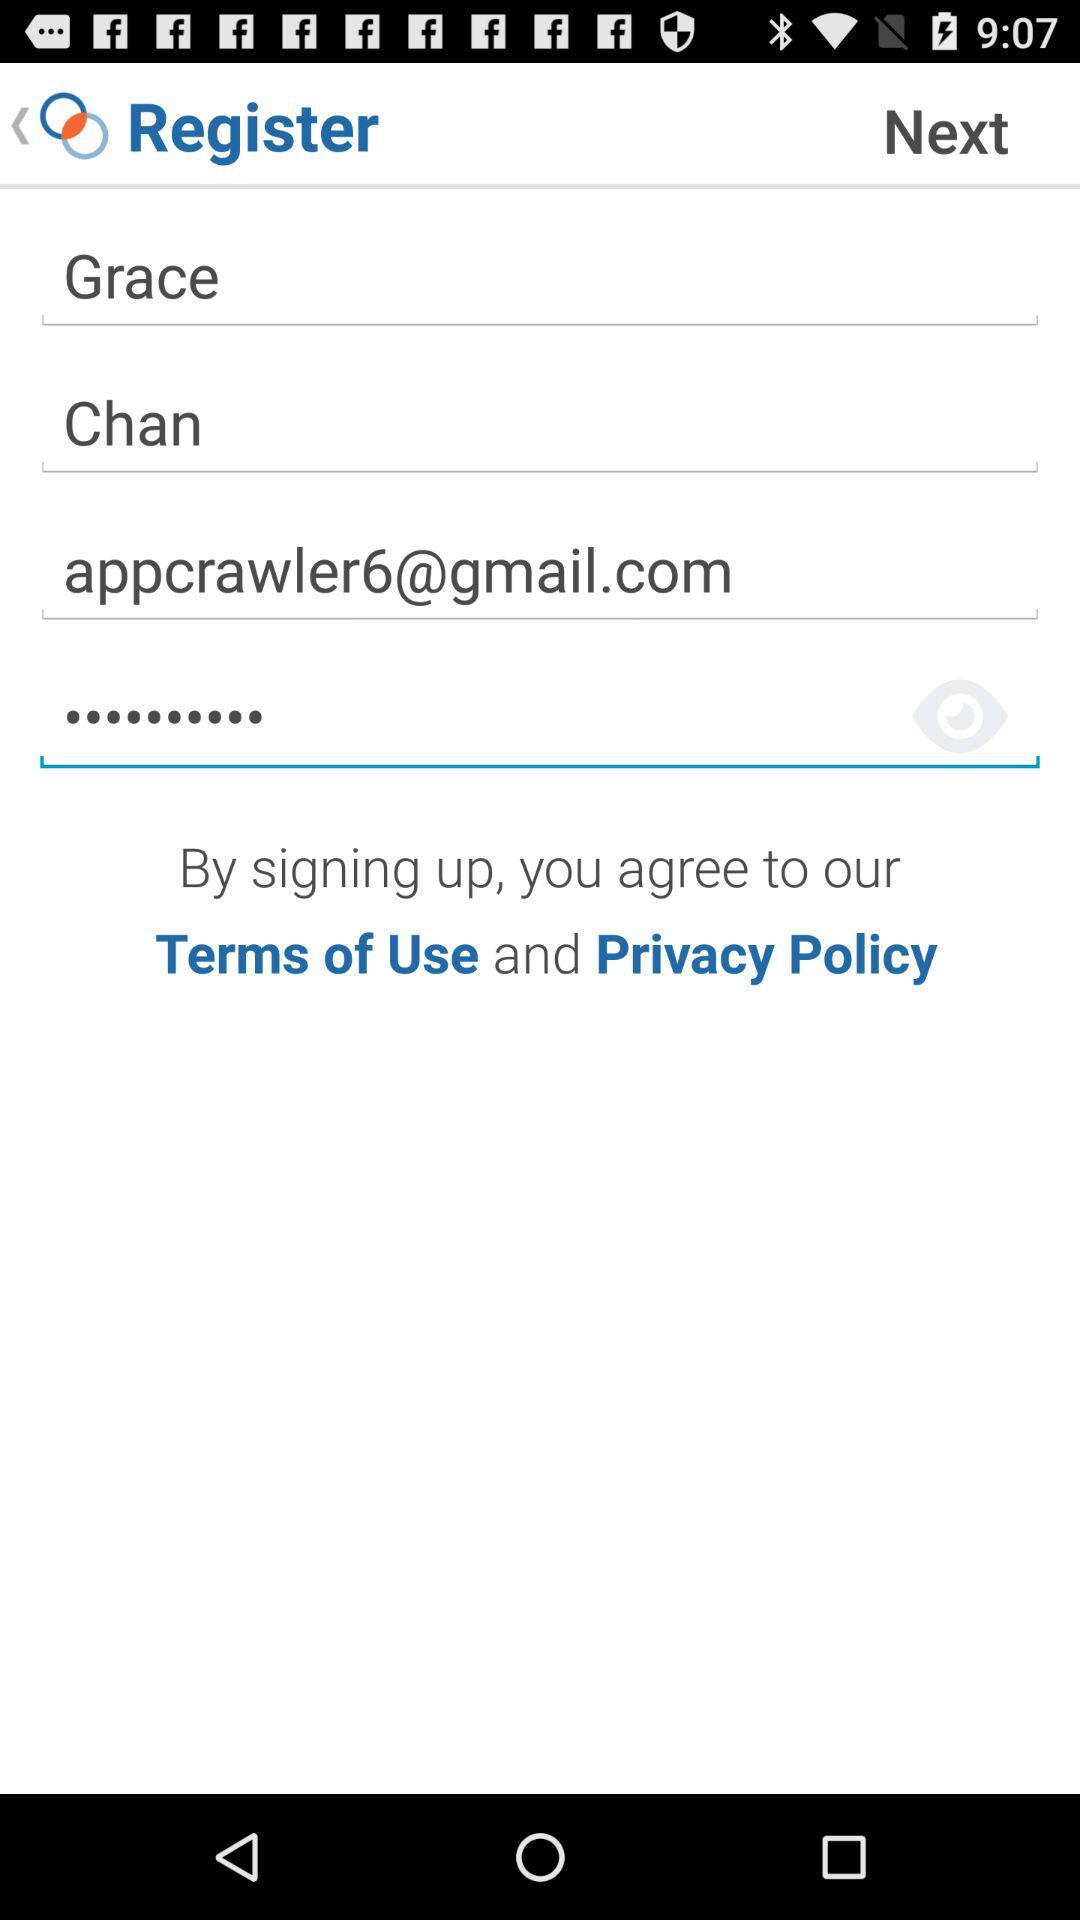  I want to click on the field which consists of eye symbol, so click(540, 716).